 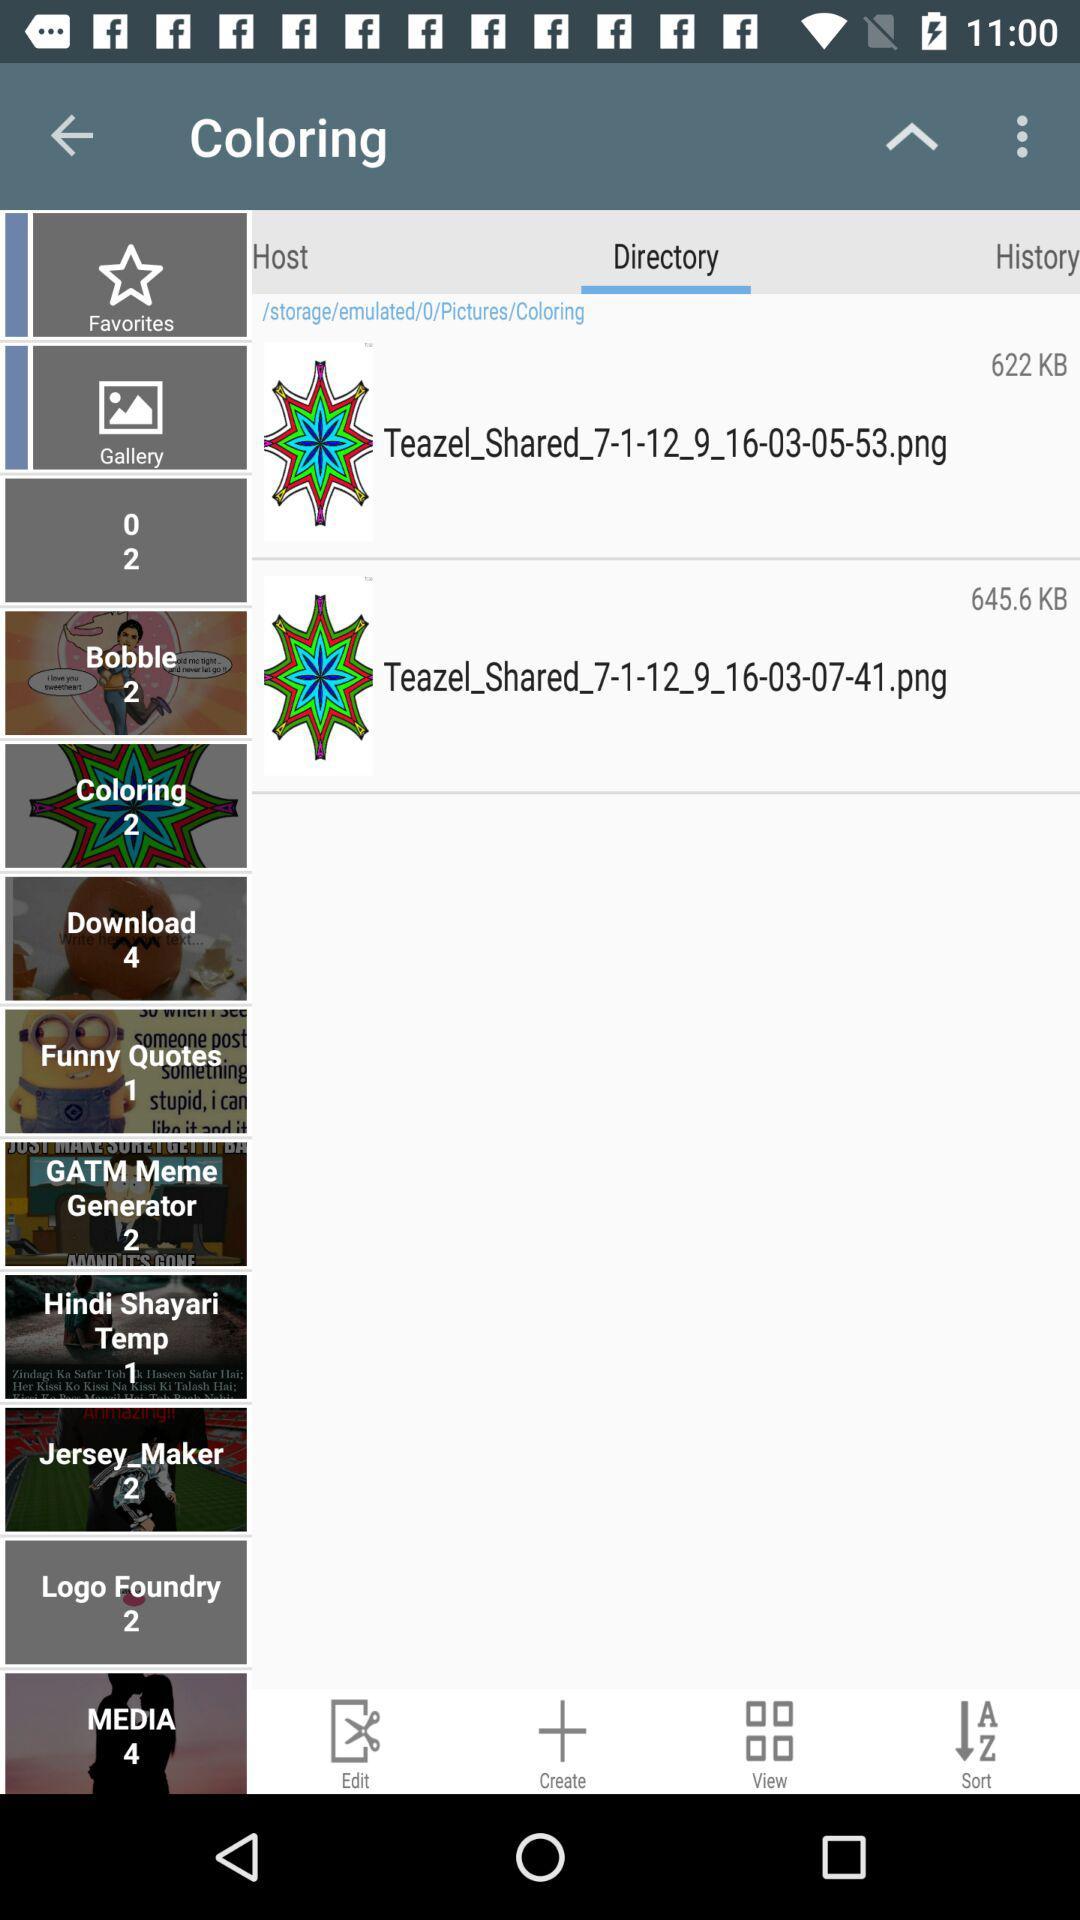 What do you see at coordinates (1019, 675) in the screenshot?
I see `645.6 kb icon` at bounding box center [1019, 675].